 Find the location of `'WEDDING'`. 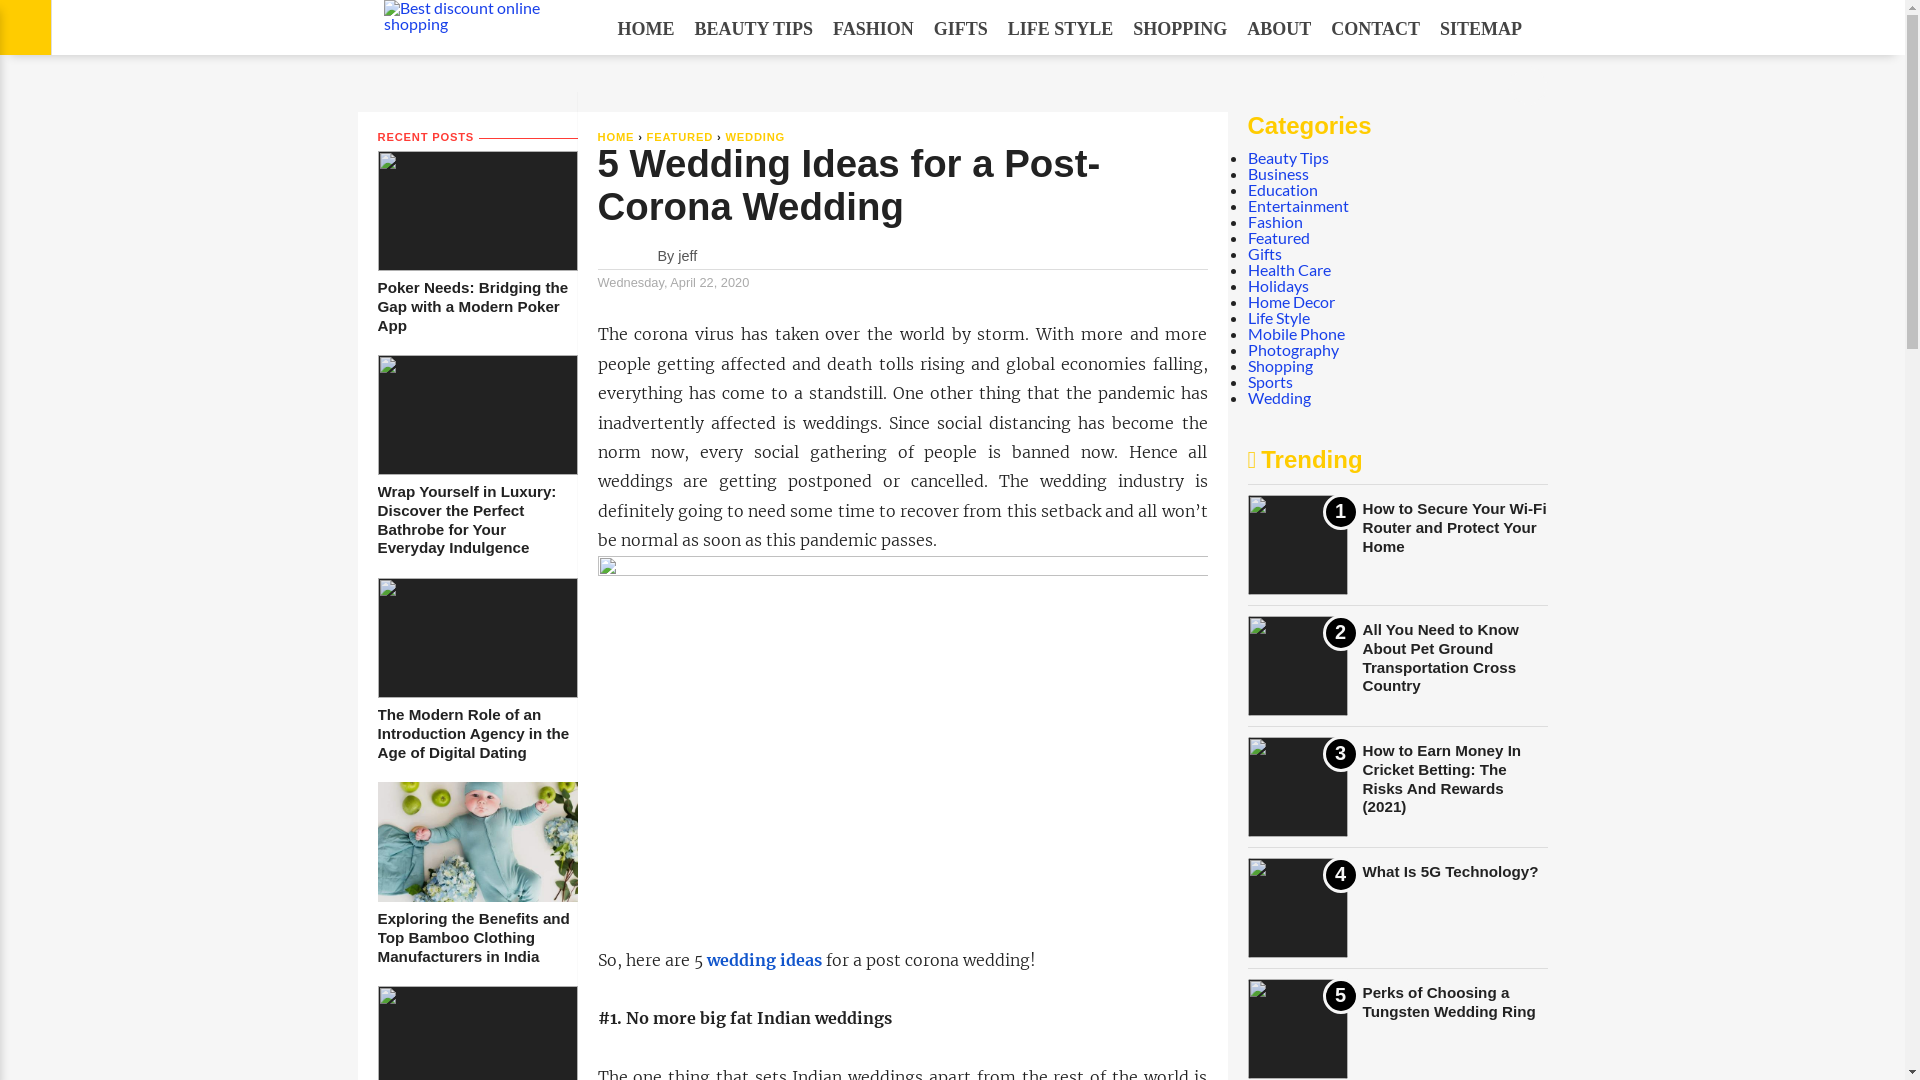

'WEDDING' is located at coordinates (753, 136).